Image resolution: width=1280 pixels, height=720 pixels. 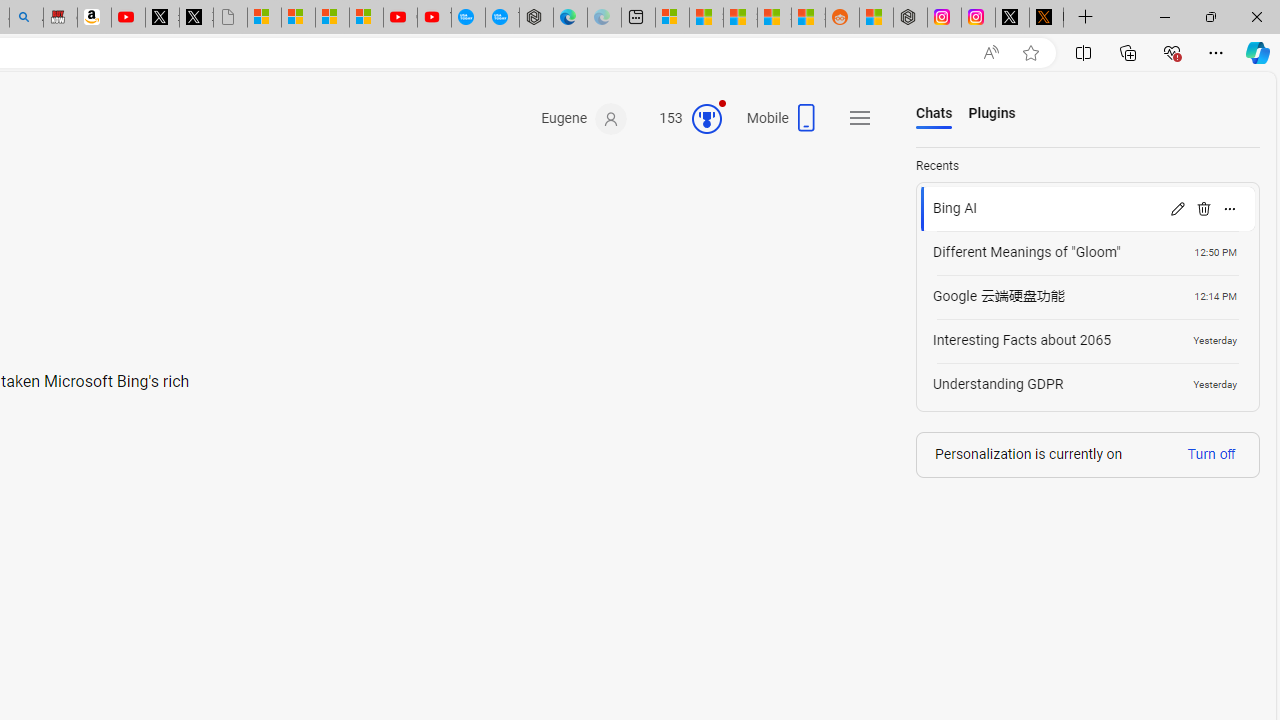 What do you see at coordinates (783, 124) in the screenshot?
I see `'Mobile'` at bounding box center [783, 124].